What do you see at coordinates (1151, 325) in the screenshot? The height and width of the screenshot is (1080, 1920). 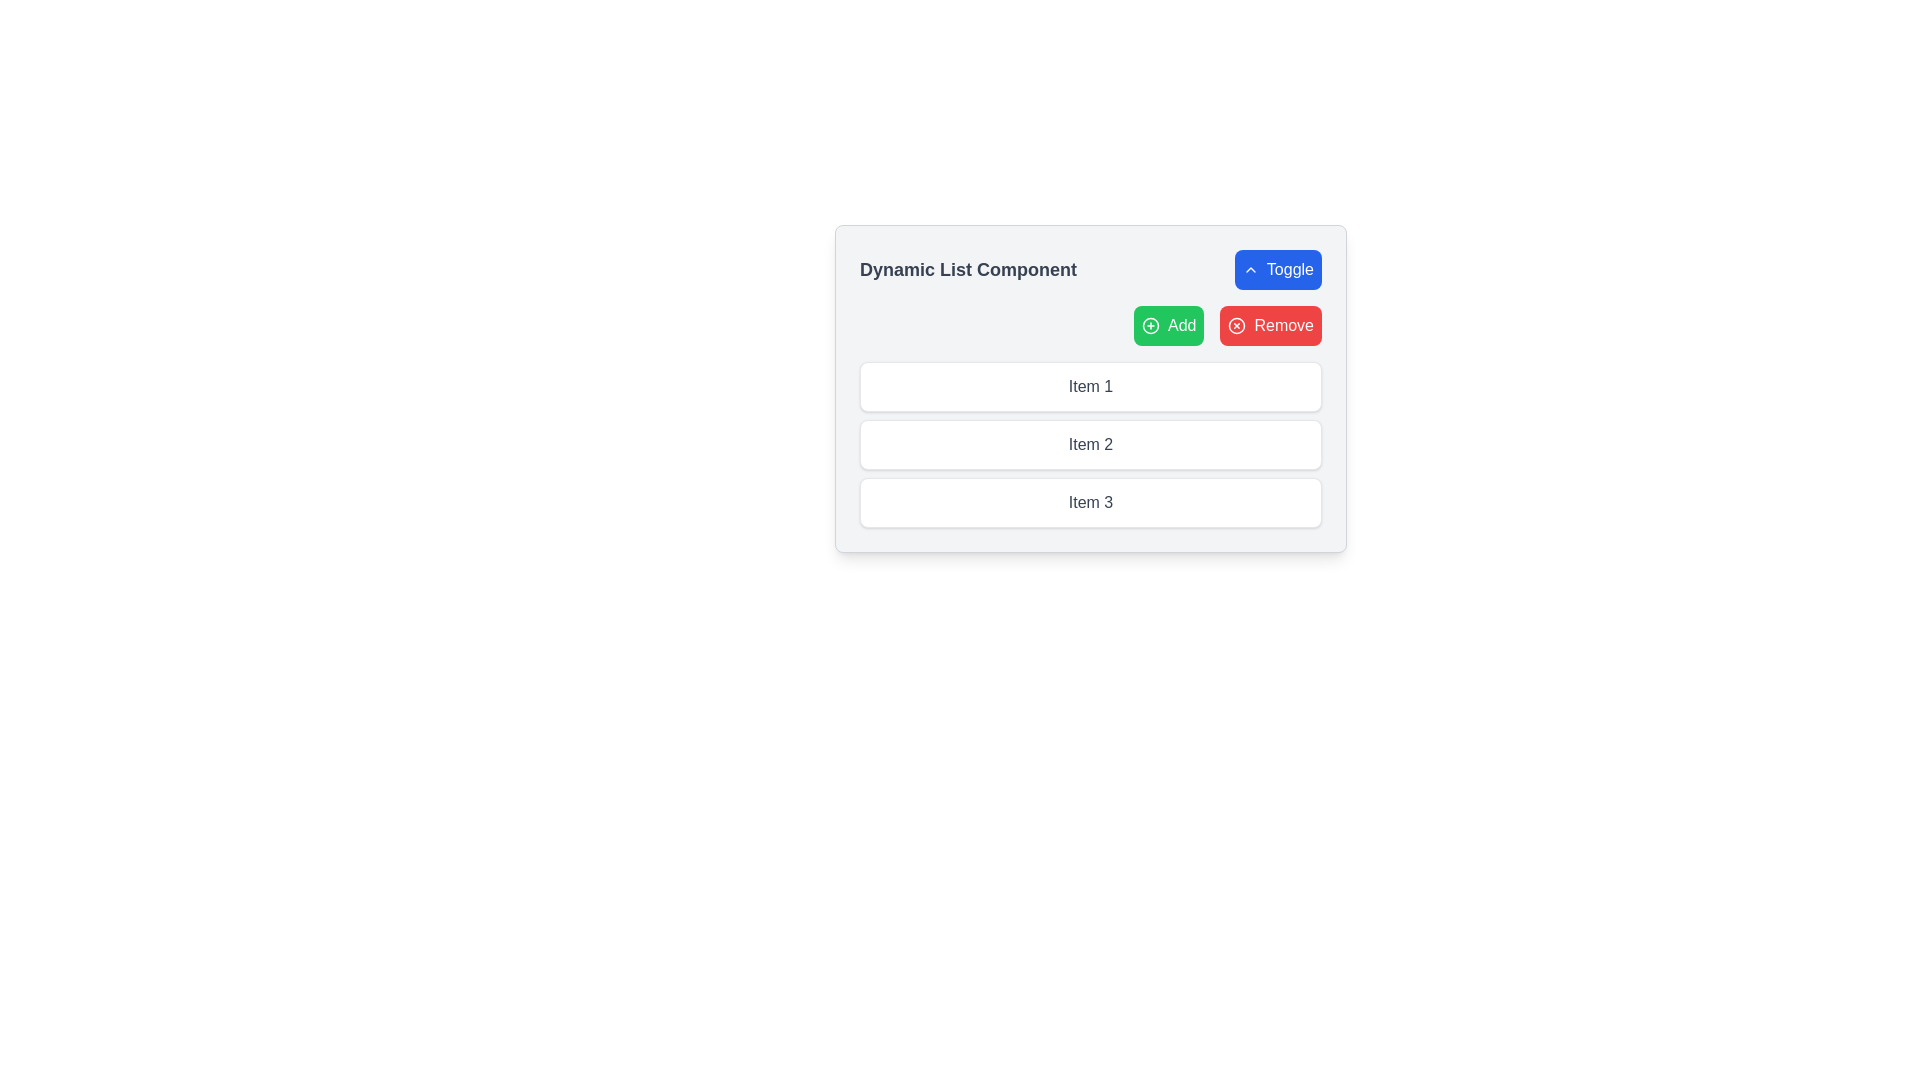 I see `the circular icon with a plus sign located to the left of the 'Add' label in a green button group` at bounding box center [1151, 325].